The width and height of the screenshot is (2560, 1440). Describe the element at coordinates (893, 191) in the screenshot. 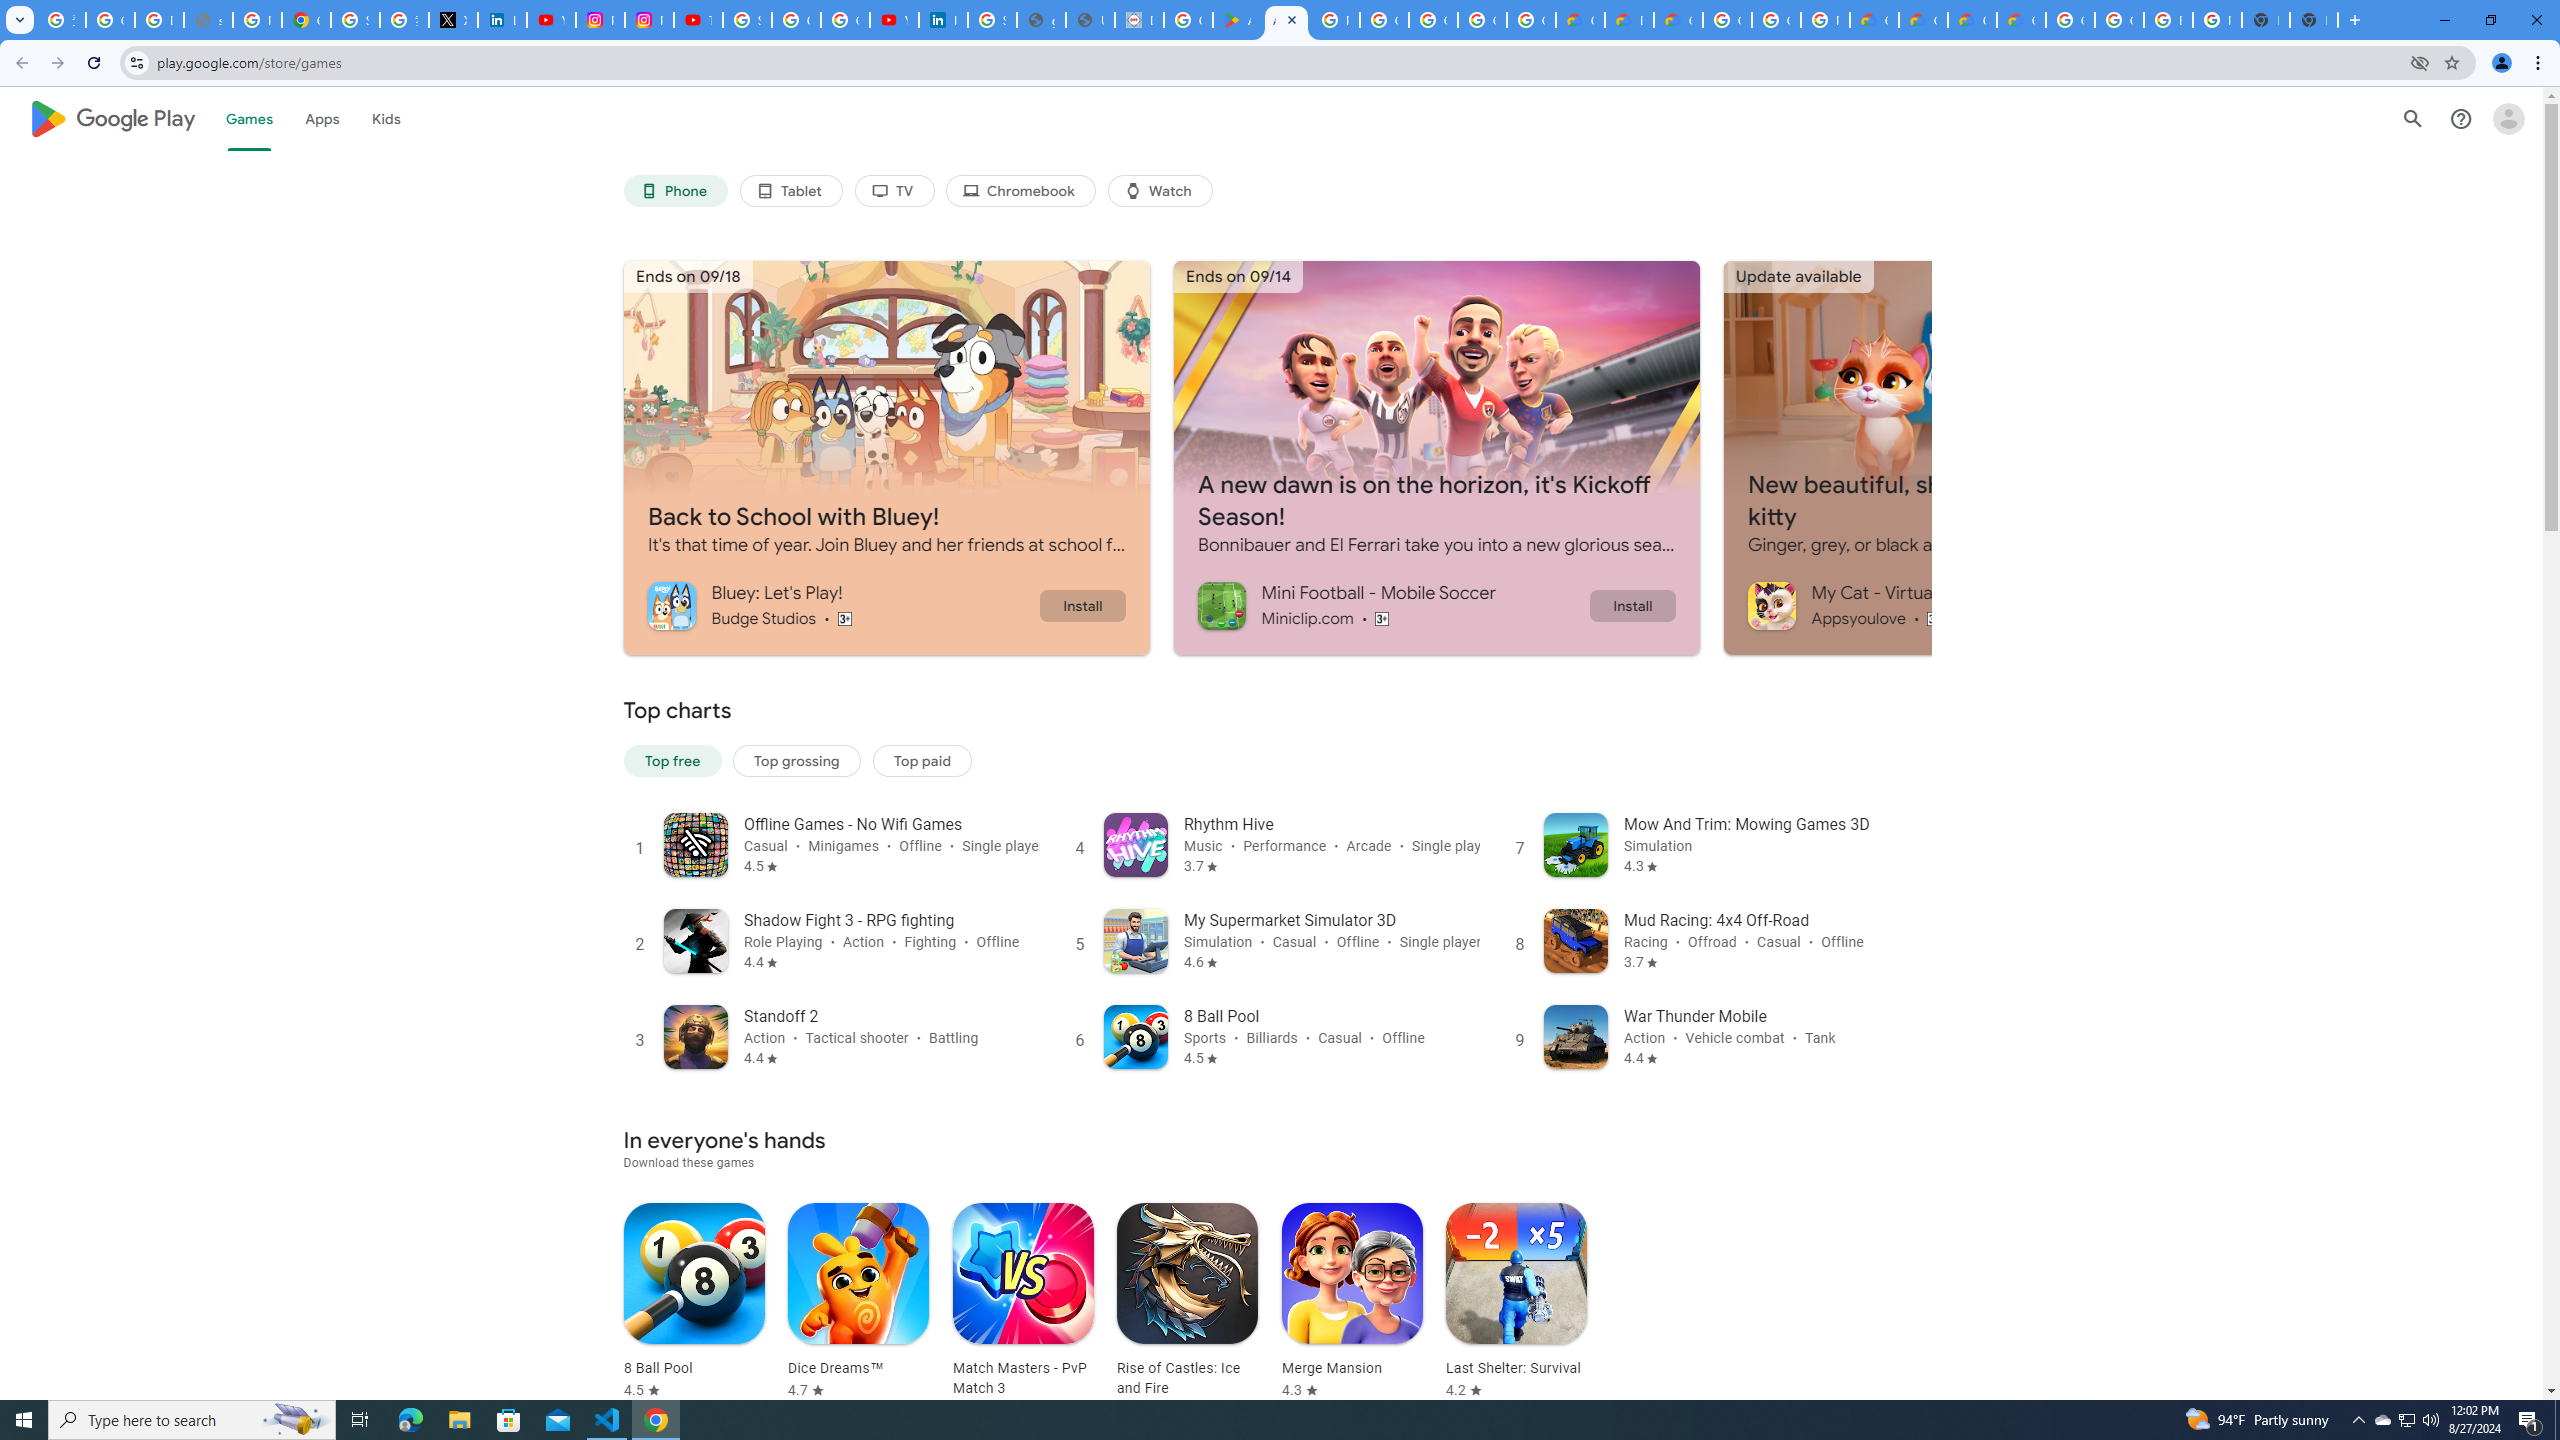

I see `'TV'` at that location.